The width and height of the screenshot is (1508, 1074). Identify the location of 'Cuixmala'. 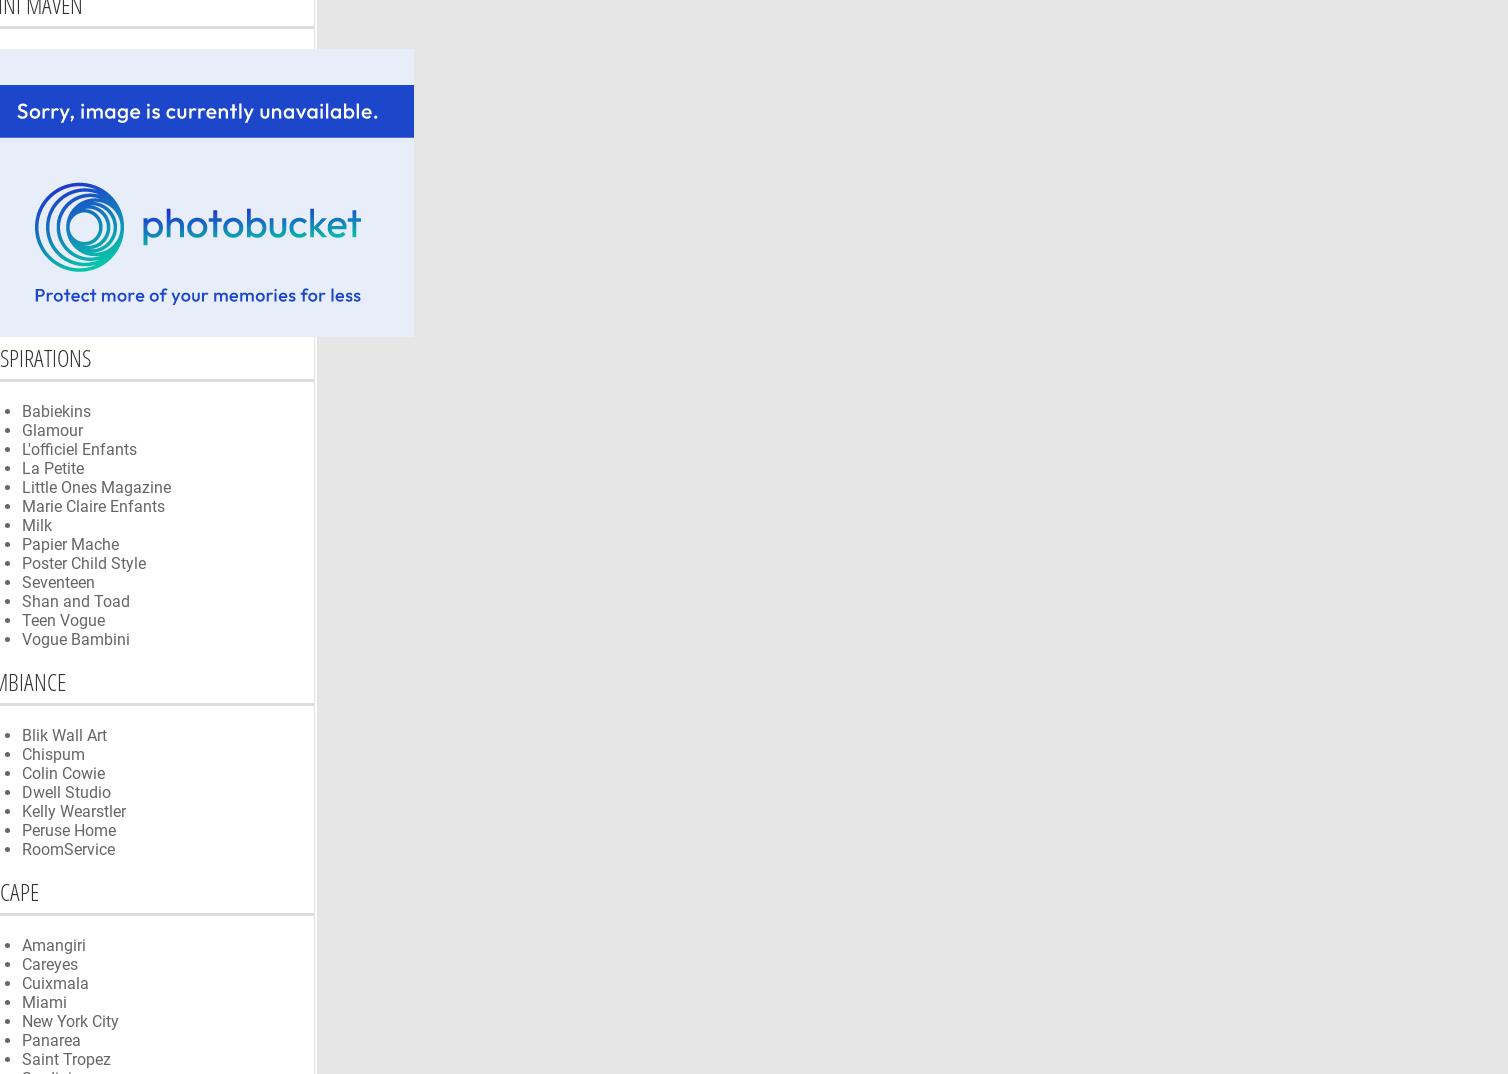
(22, 981).